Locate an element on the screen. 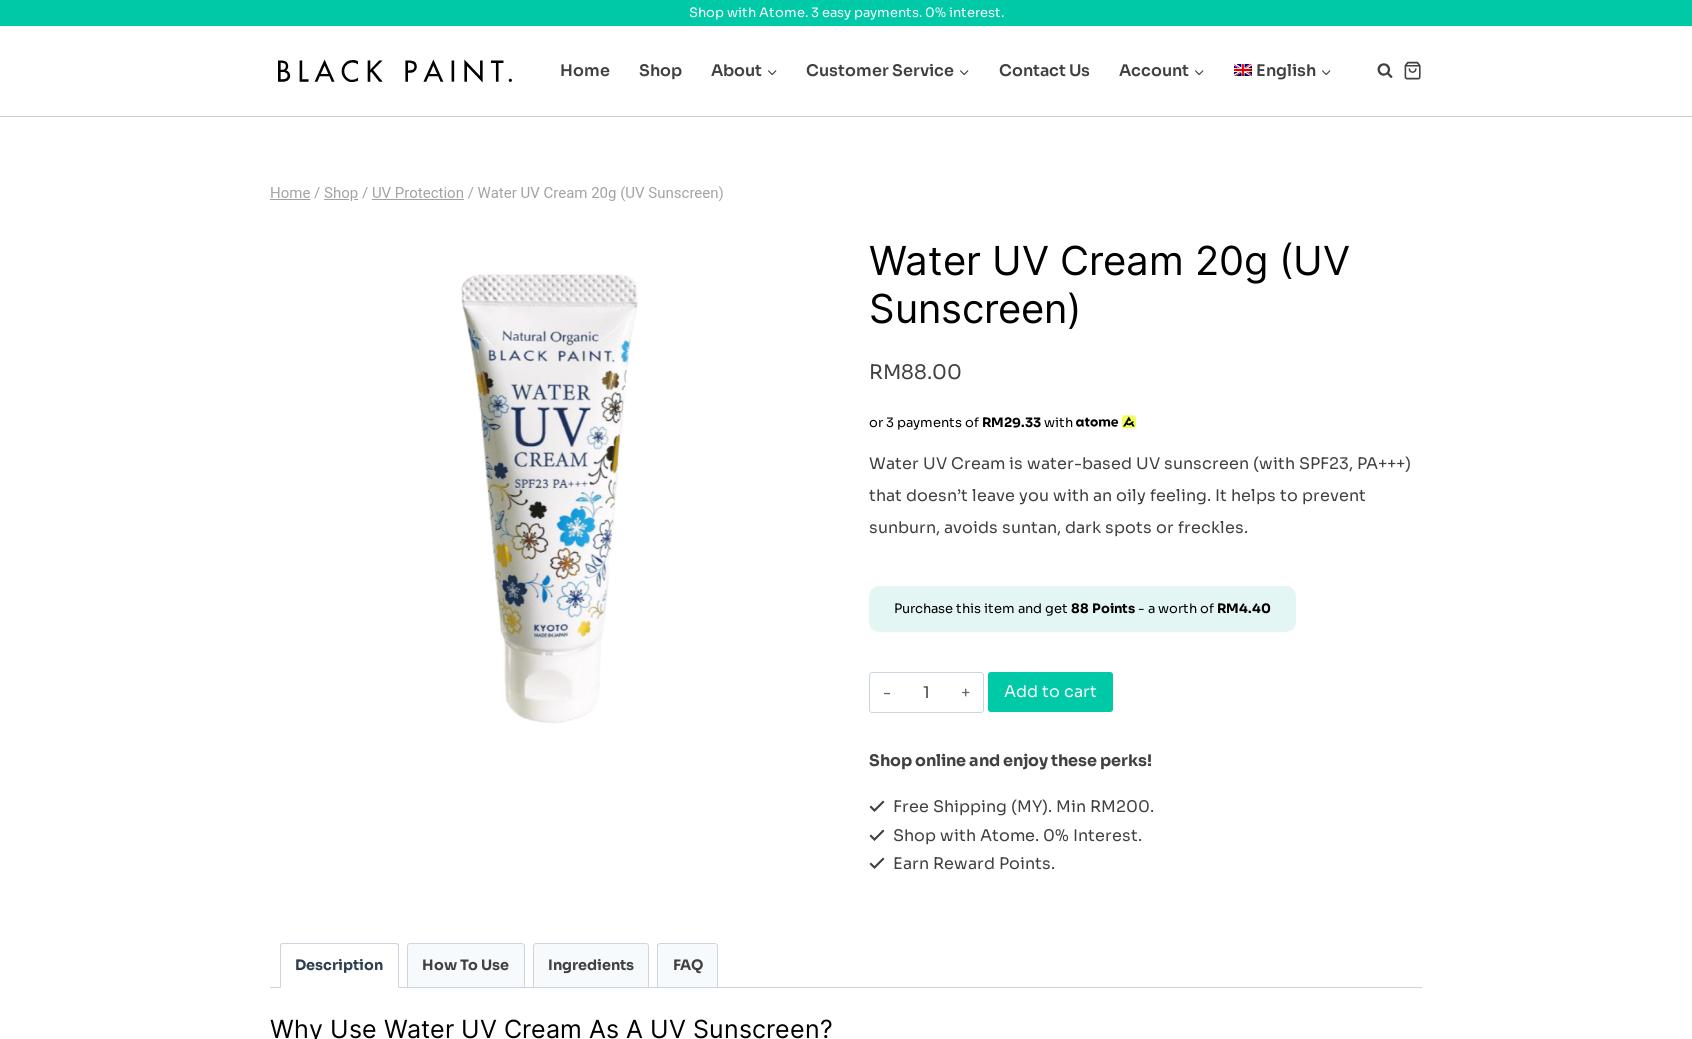  'with' is located at coordinates (1058, 421).